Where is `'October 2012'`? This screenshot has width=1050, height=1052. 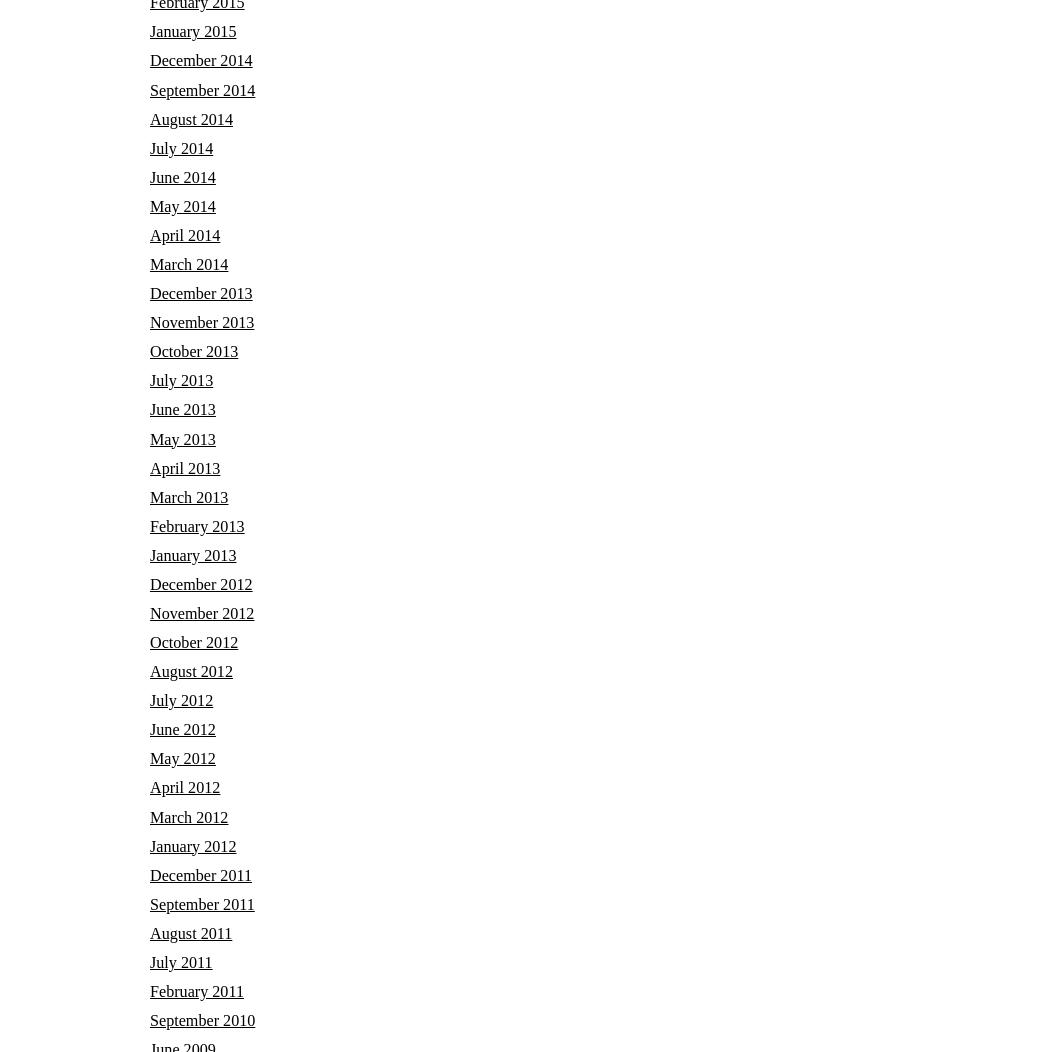
'October 2012' is located at coordinates (193, 642).